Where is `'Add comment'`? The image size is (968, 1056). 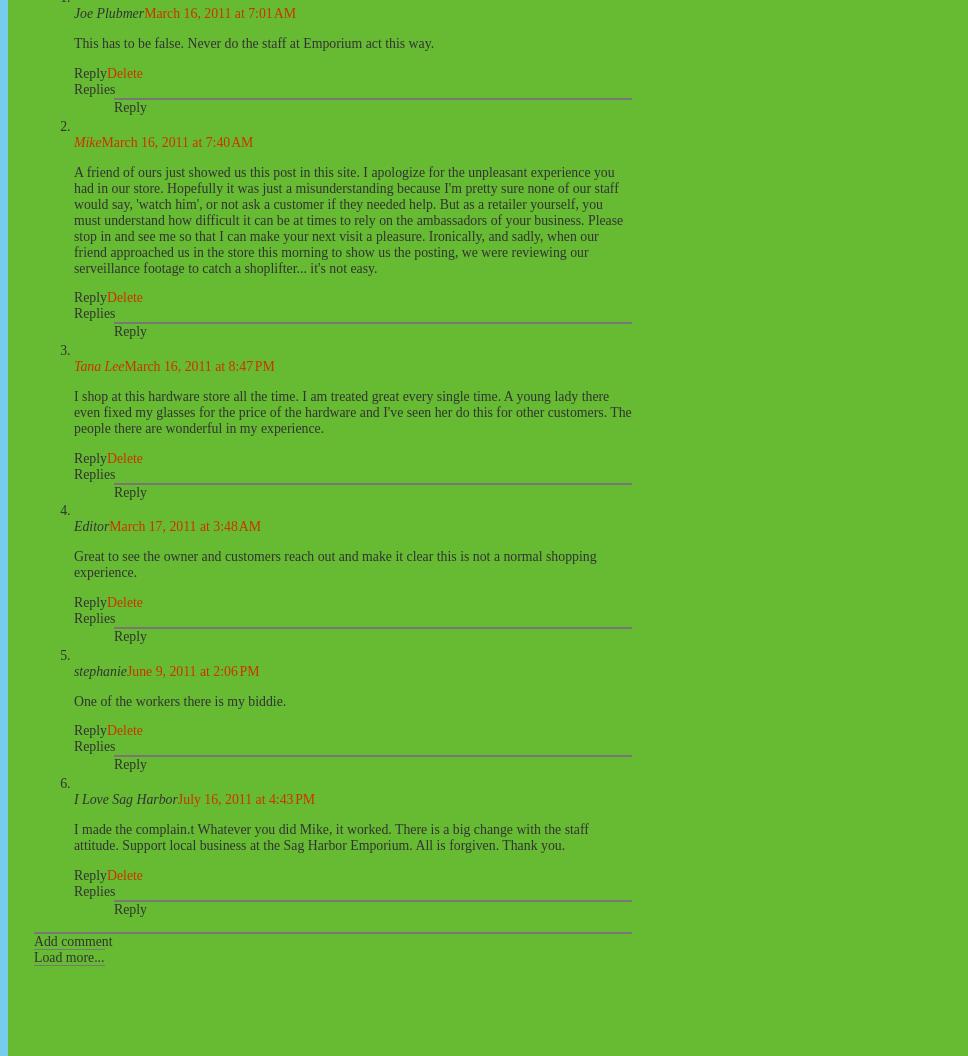 'Add comment' is located at coordinates (71, 940).